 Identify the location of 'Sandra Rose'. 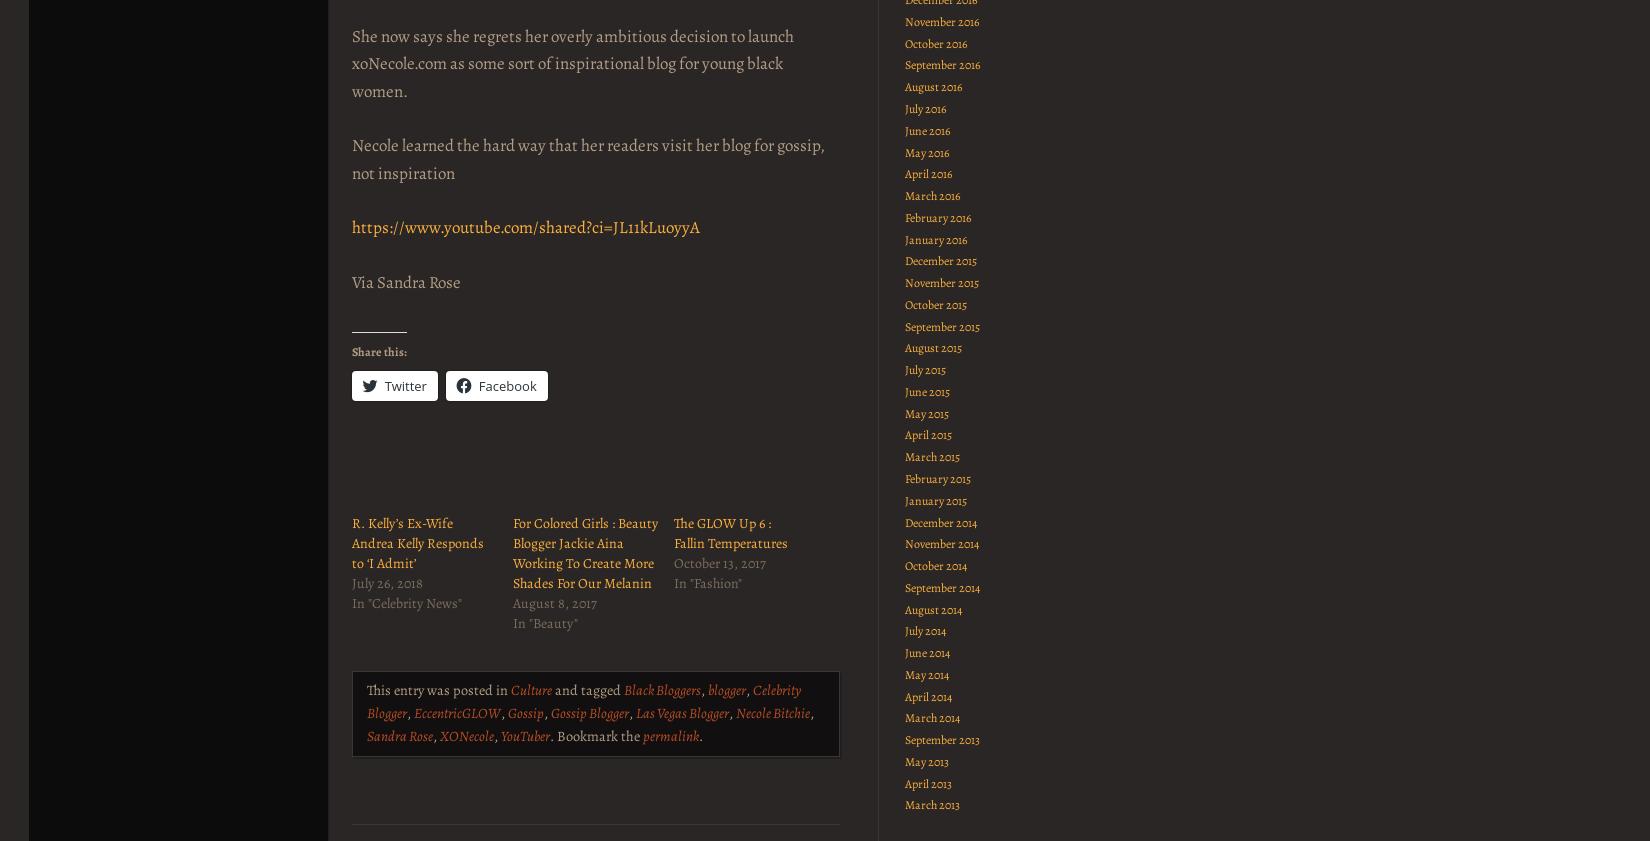
(399, 735).